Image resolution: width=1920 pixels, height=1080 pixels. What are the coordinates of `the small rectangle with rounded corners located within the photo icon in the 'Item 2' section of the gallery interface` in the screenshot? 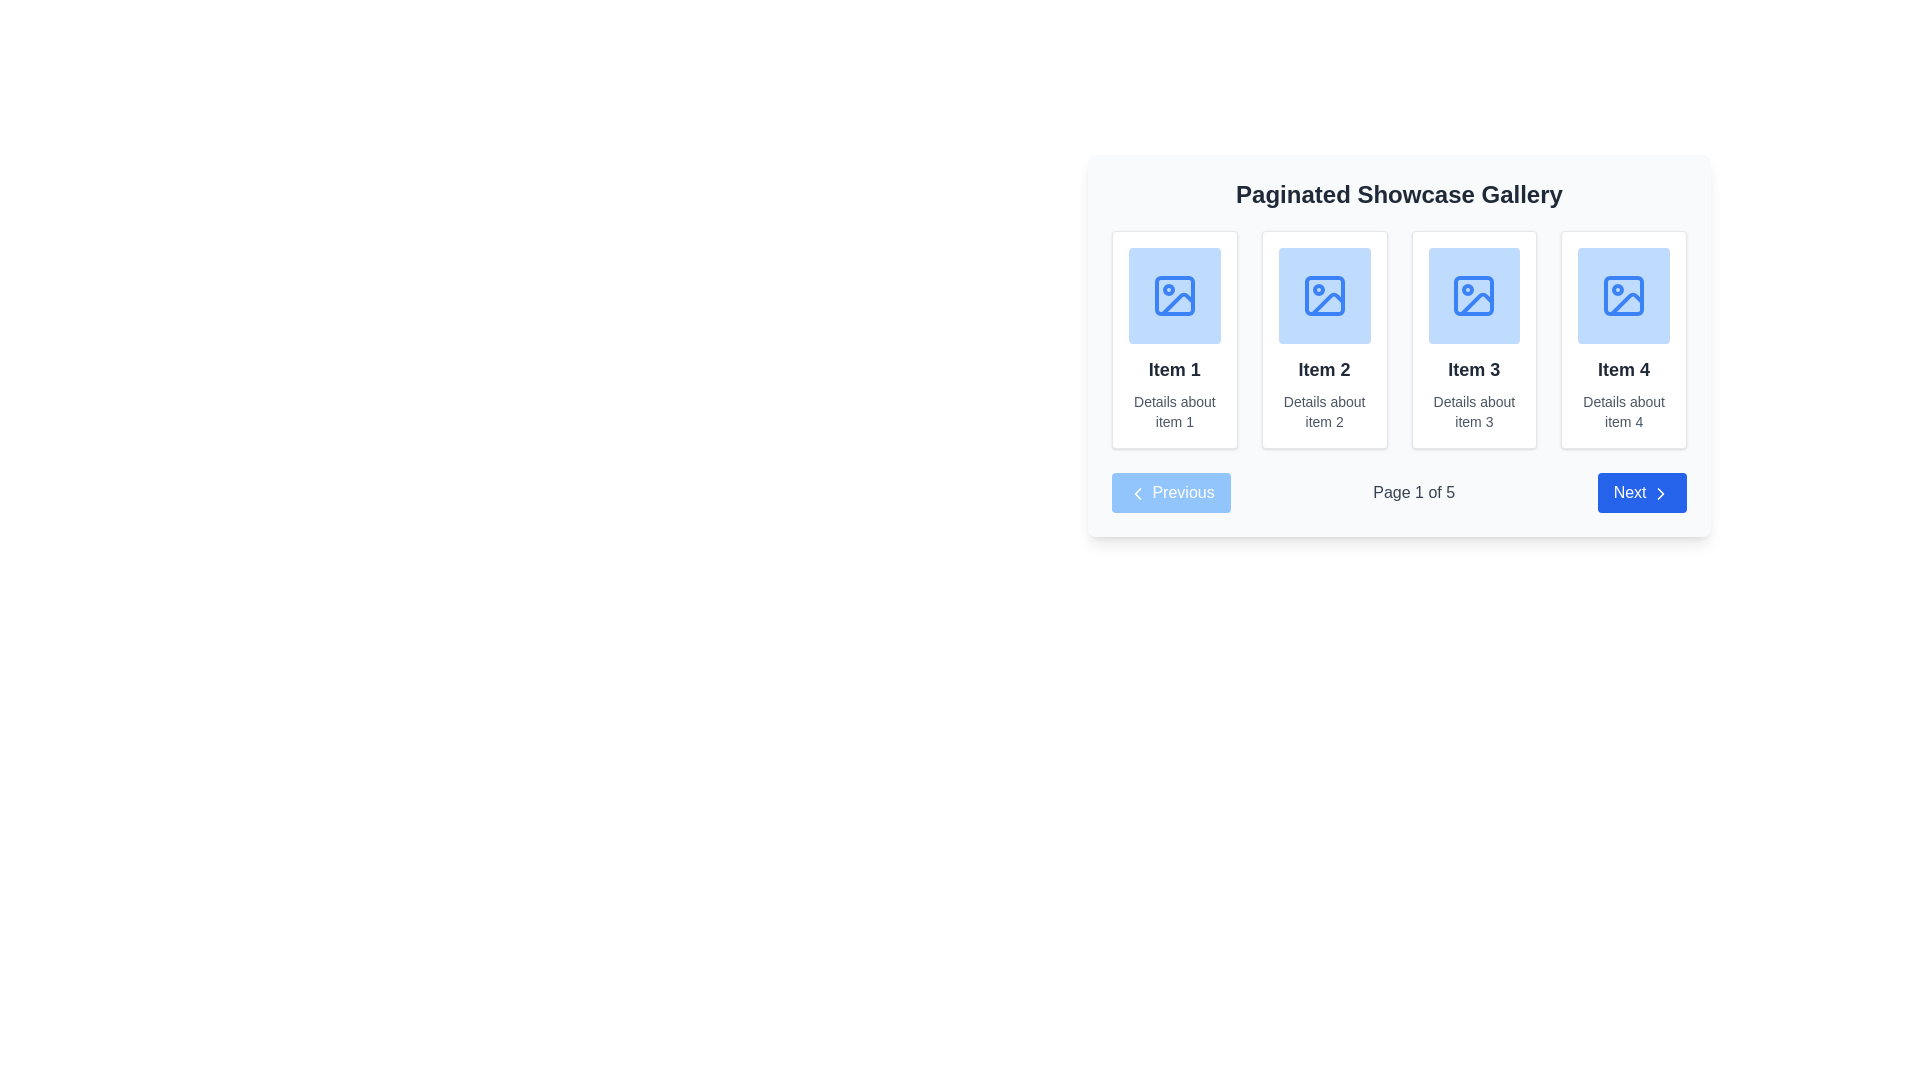 It's located at (1324, 296).